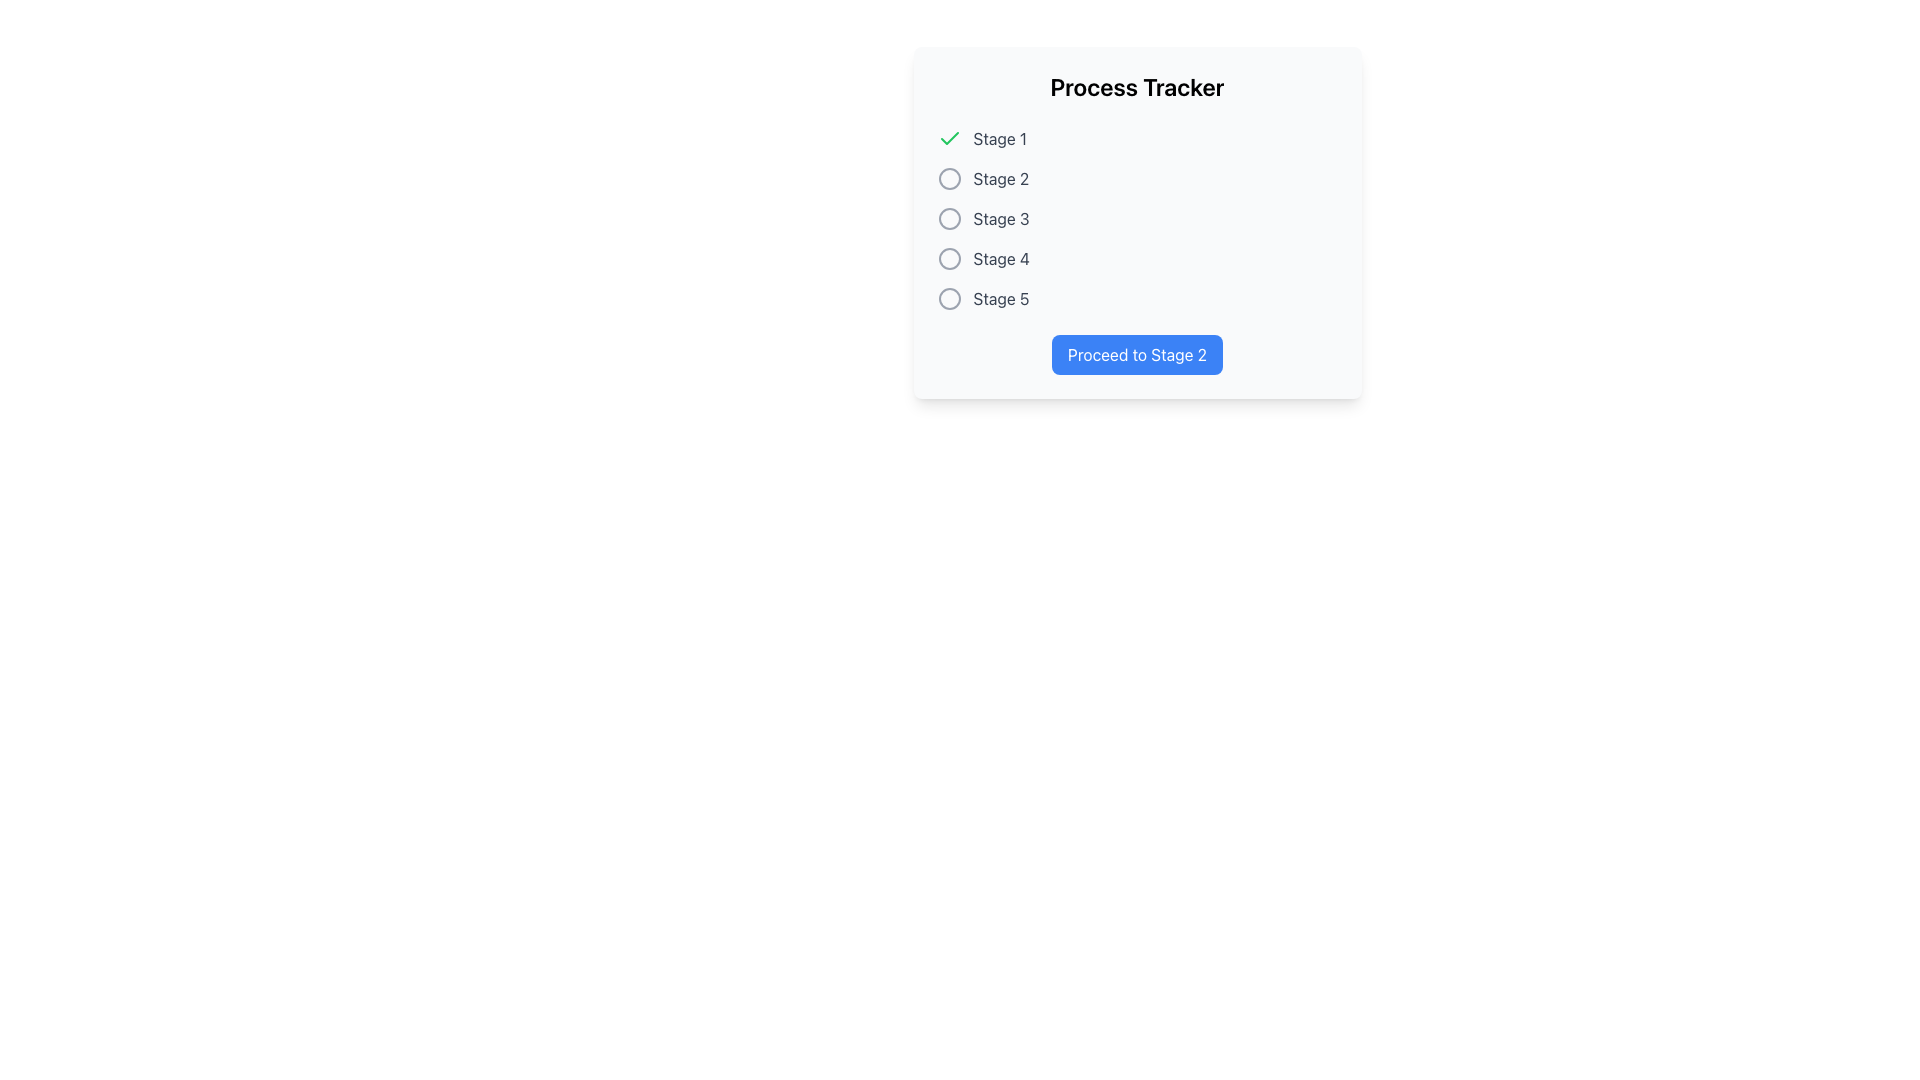  I want to click on the non-interactive text label for the fourth stage of the process in the 'Process Tracker' dialog, so click(983, 257).